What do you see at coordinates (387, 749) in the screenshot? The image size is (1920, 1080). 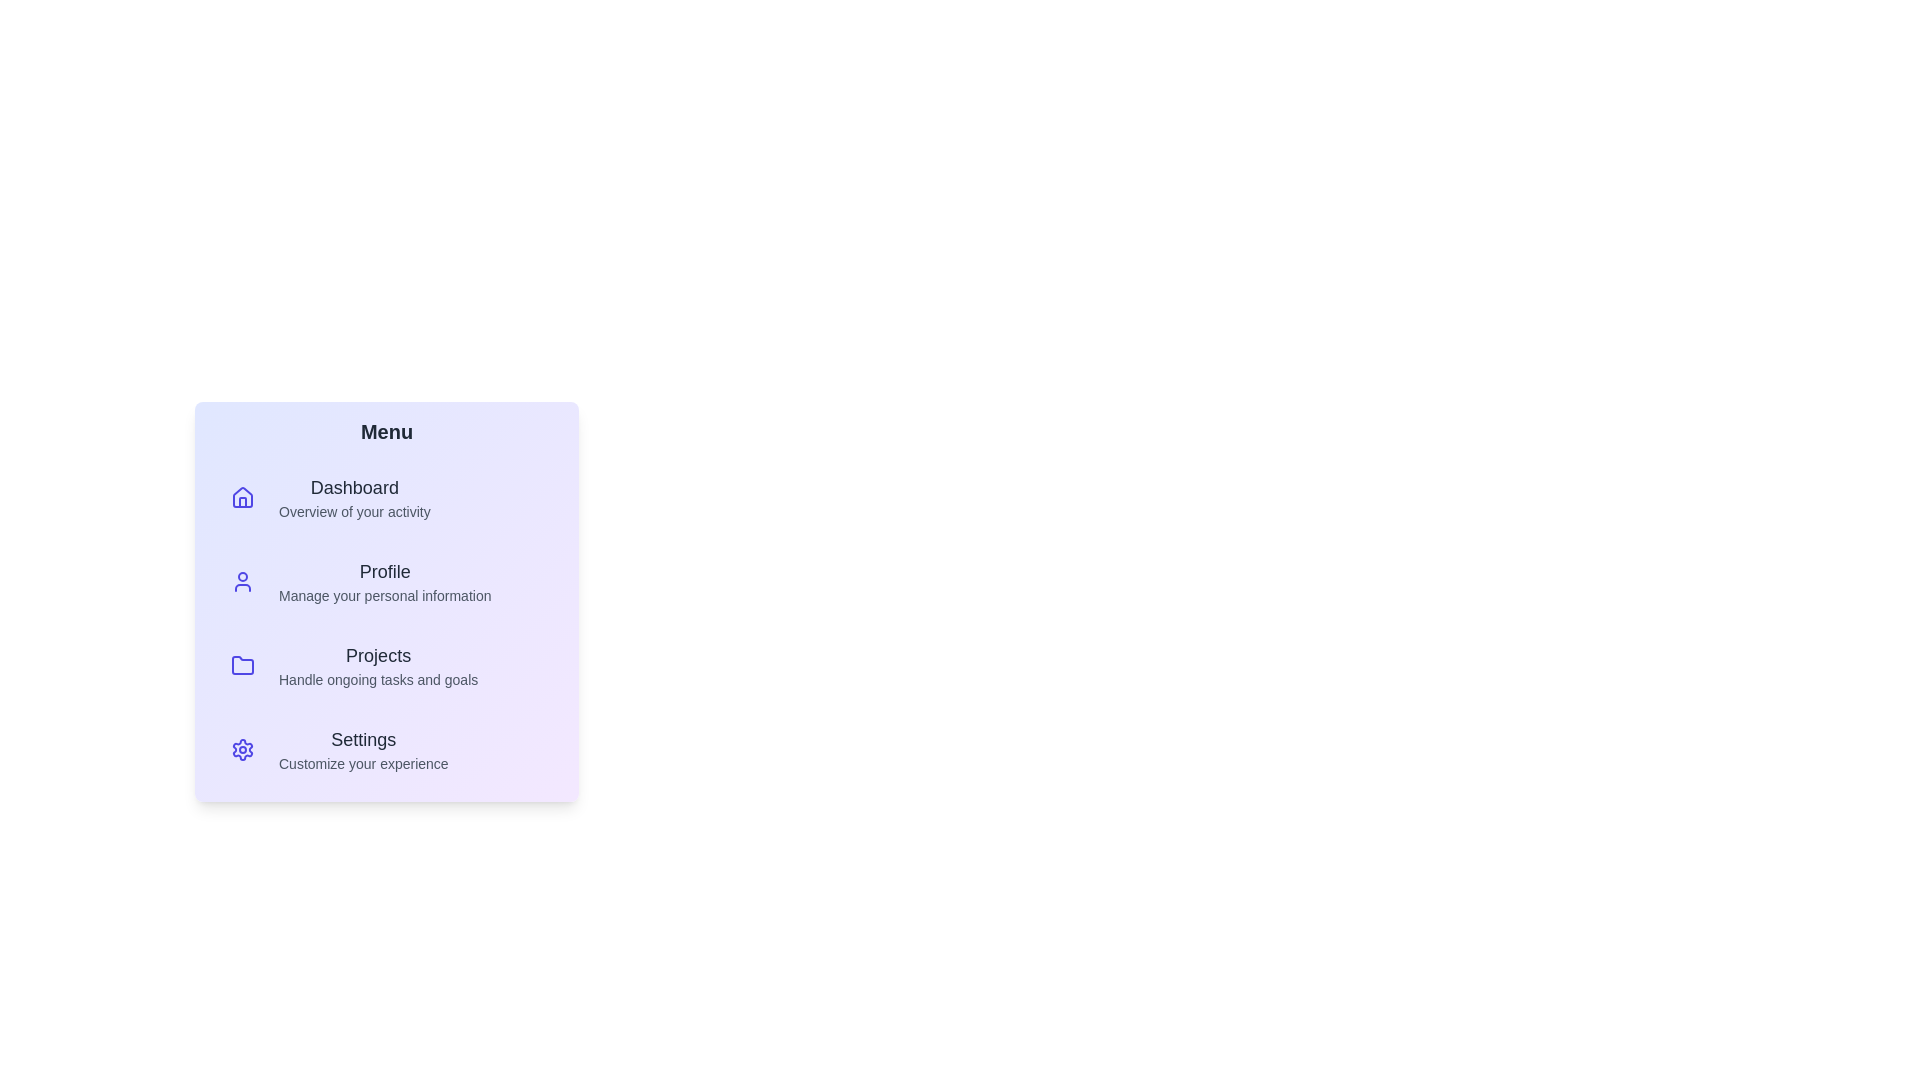 I see `the menu item corresponding to Settings` at bounding box center [387, 749].